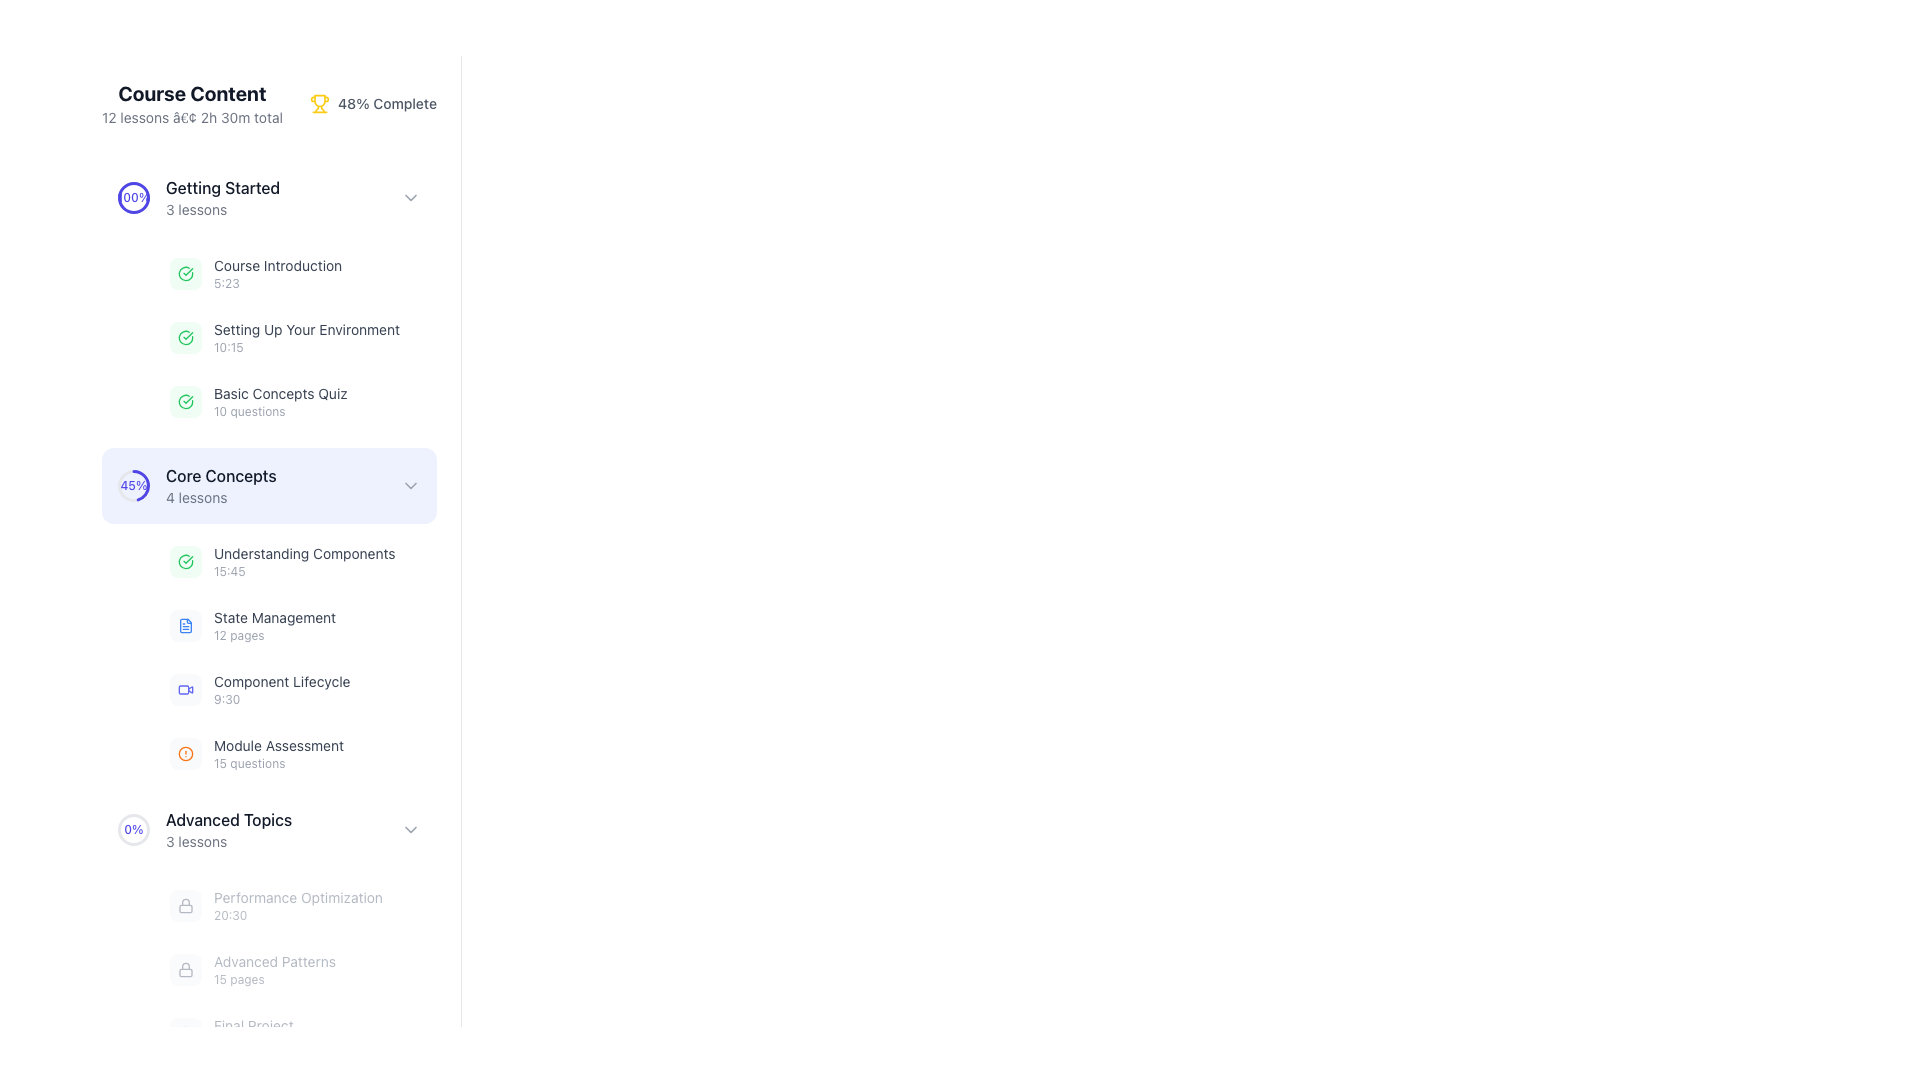 This screenshot has width=1920, height=1080. Describe the element at coordinates (275, 906) in the screenshot. I see `the locked lesson item with a lock icon located in the 'Advanced Topics' section, which is the first entry below the section title` at that location.